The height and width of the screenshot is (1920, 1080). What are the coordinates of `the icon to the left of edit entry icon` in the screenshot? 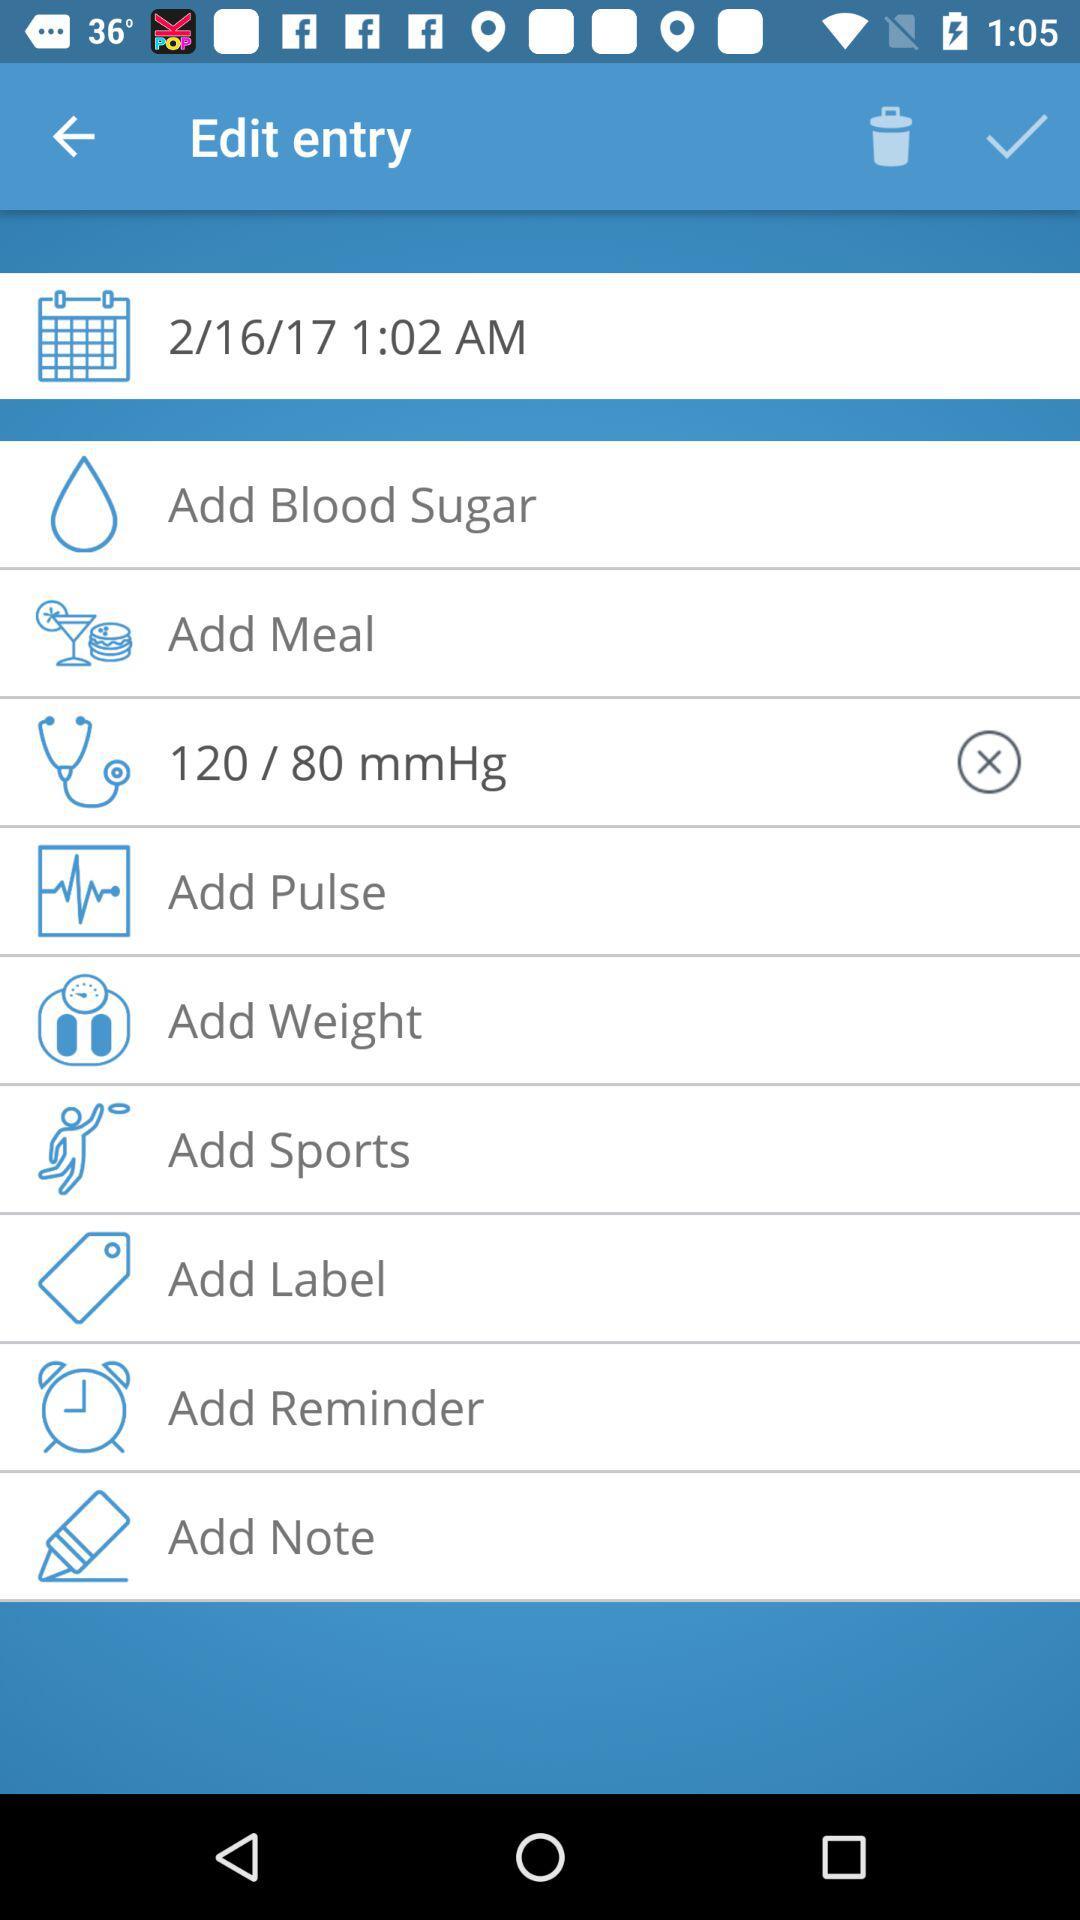 It's located at (72, 135).